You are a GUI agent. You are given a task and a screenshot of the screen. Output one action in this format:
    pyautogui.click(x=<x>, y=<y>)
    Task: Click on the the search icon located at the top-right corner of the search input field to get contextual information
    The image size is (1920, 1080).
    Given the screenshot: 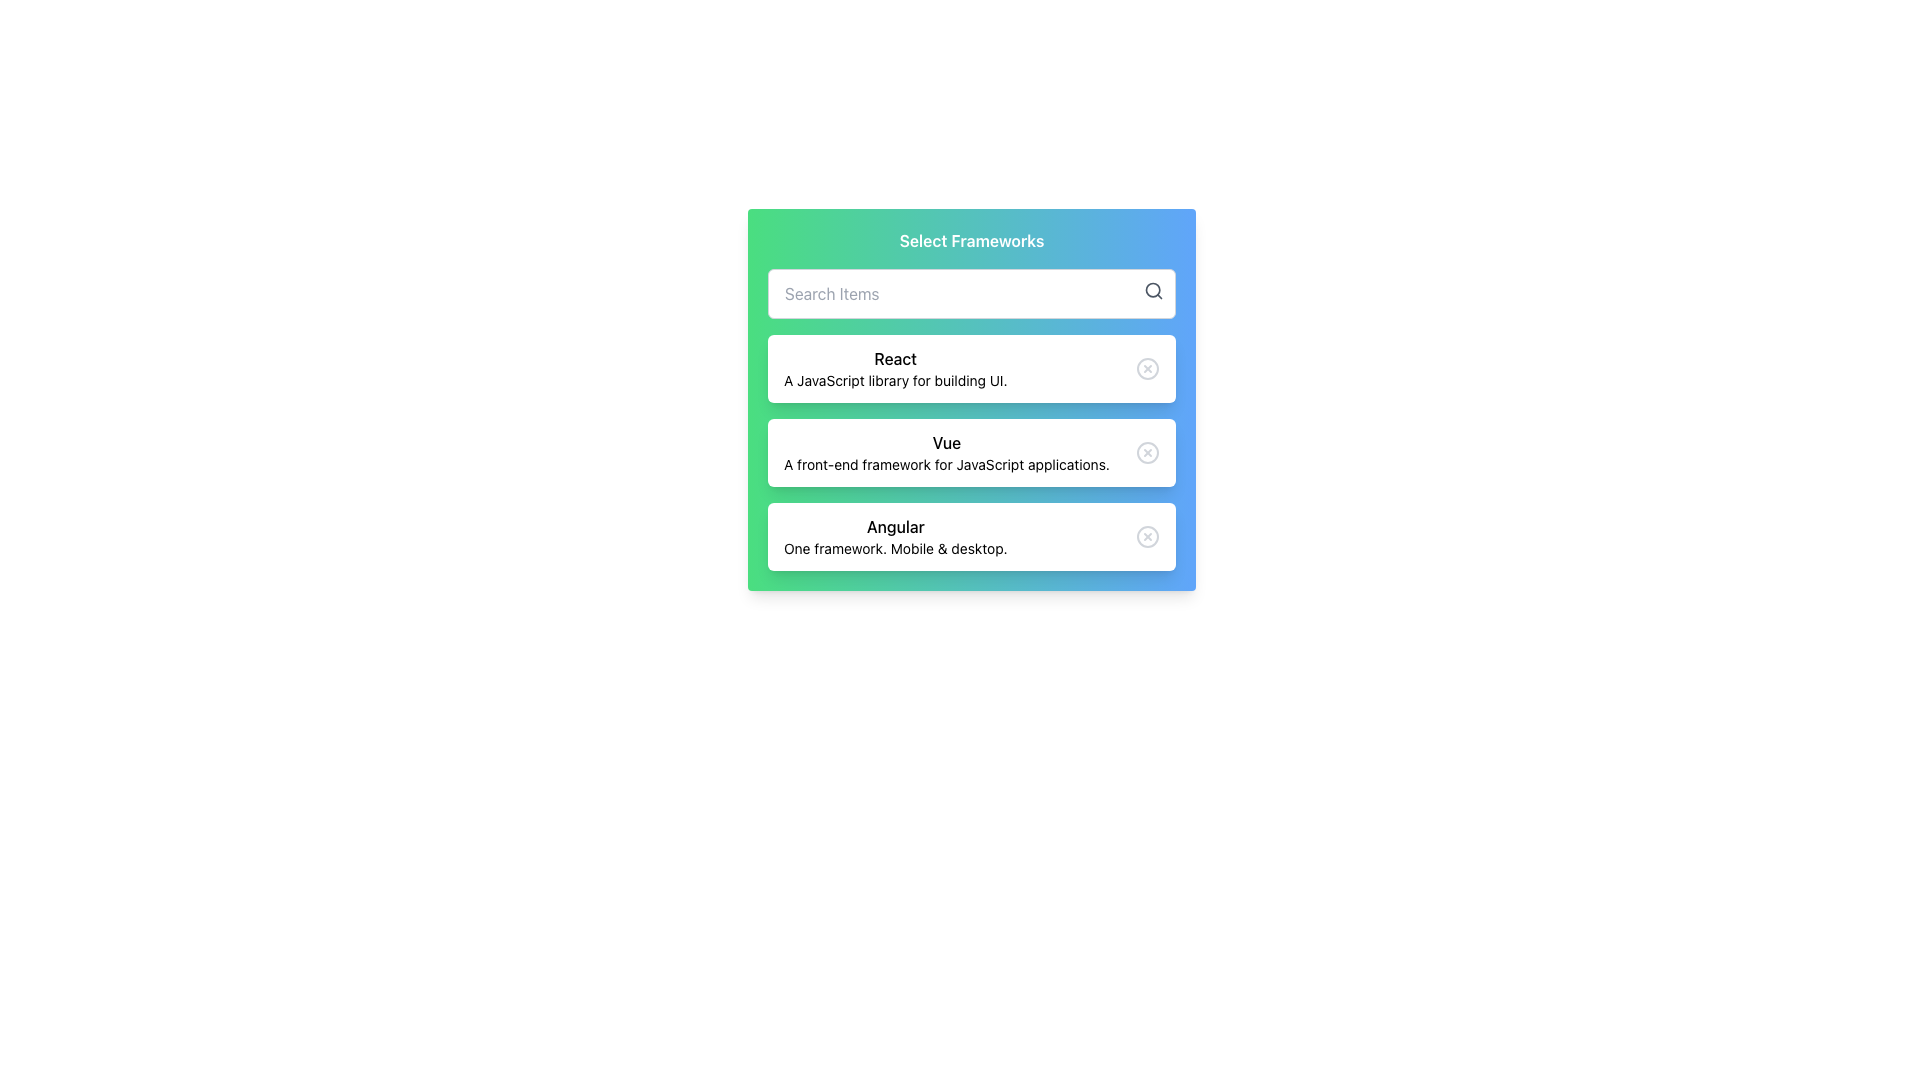 What is the action you would take?
    pyautogui.click(x=1153, y=290)
    